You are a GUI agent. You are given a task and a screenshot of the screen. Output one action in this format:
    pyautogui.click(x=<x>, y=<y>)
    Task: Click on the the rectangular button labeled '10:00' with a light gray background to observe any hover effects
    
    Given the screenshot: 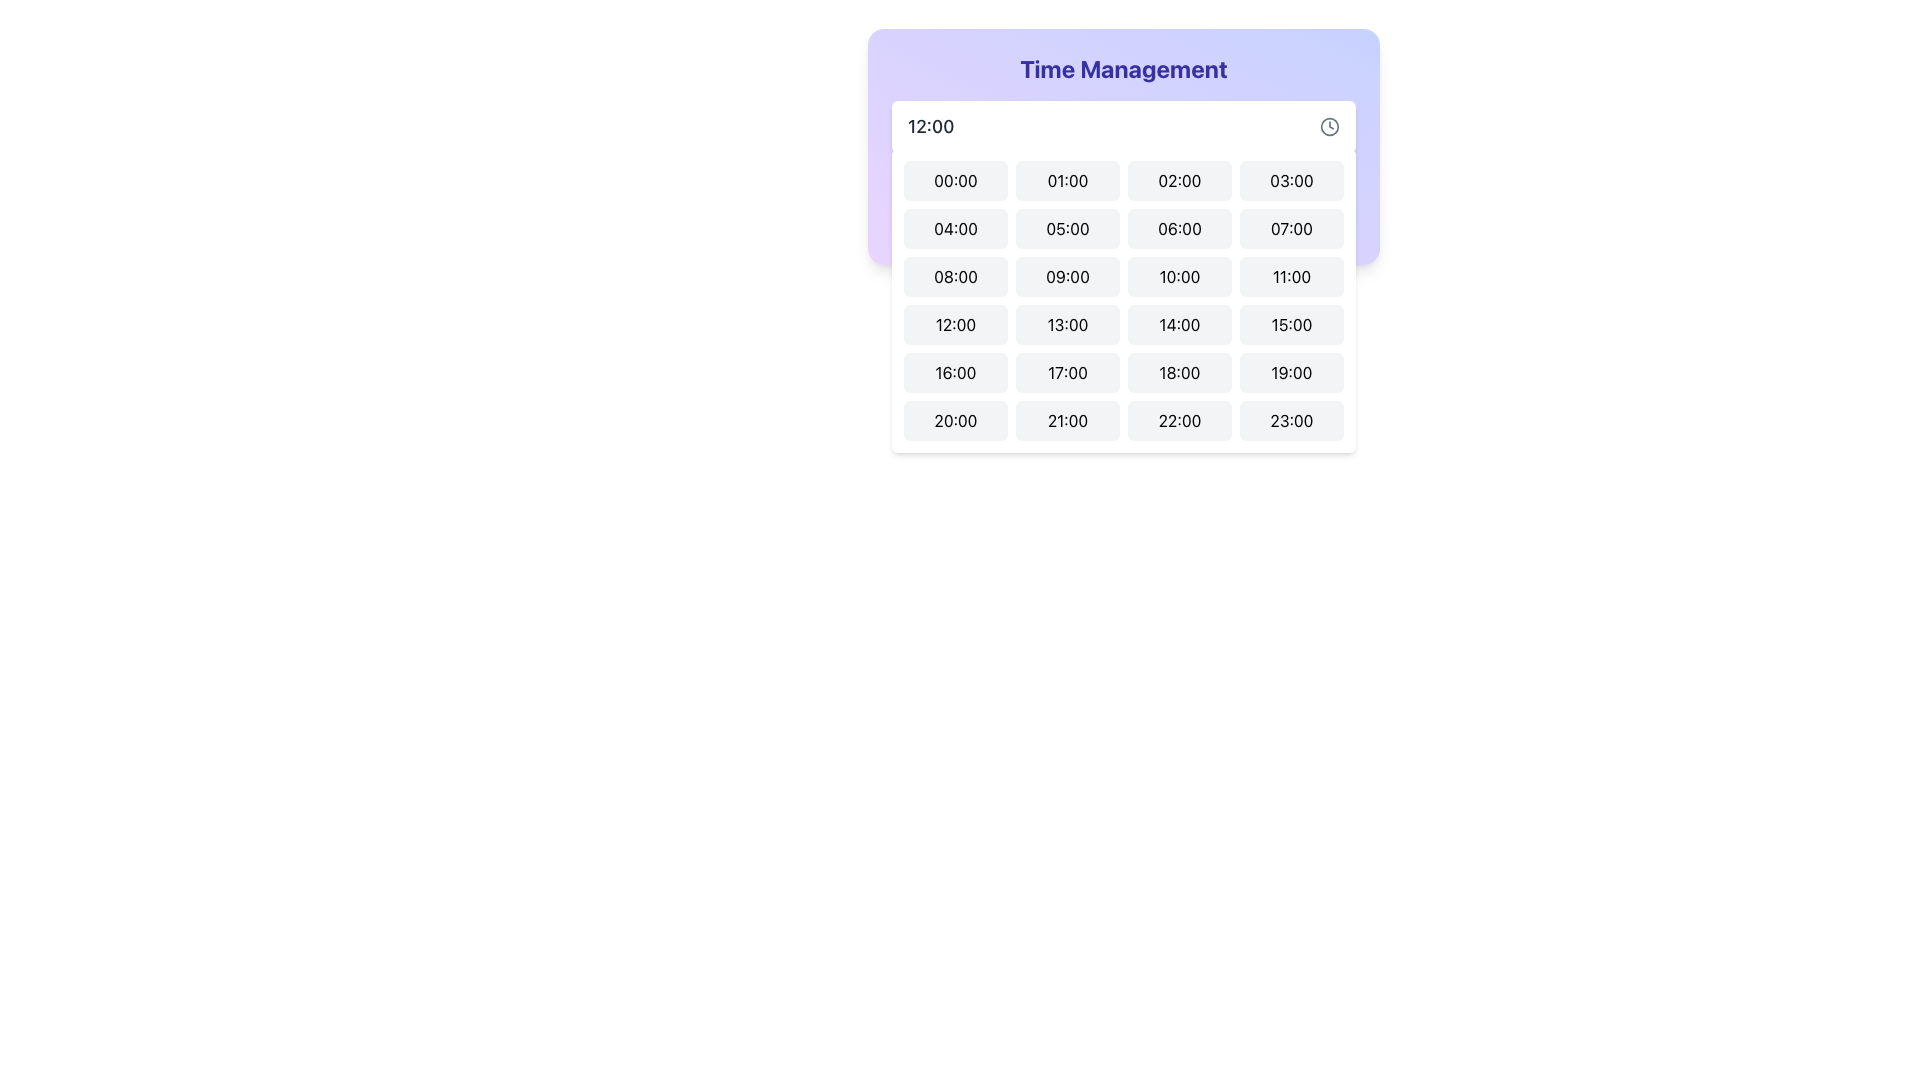 What is the action you would take?
    pyautogui.click(x=1180, y=277)
    